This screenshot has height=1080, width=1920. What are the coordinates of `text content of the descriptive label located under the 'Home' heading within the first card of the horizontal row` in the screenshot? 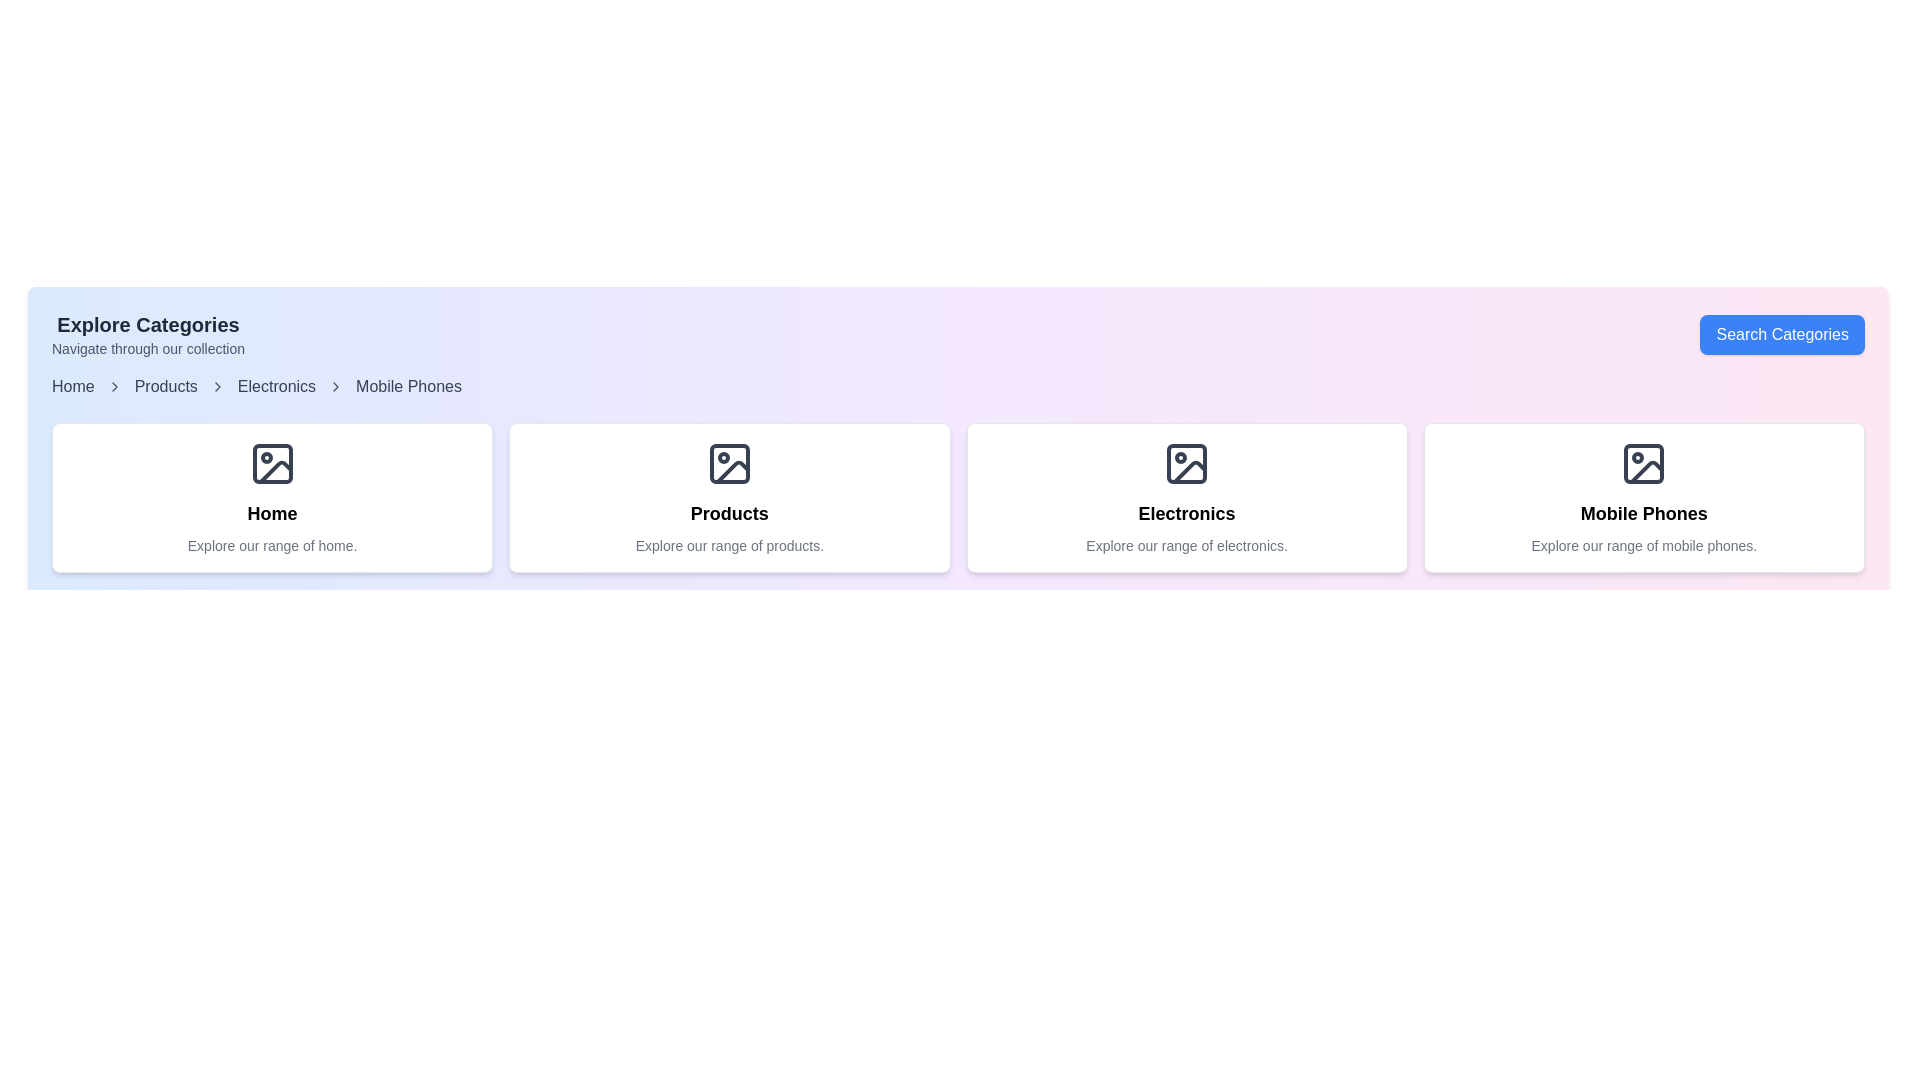 It's located at (271, 546).